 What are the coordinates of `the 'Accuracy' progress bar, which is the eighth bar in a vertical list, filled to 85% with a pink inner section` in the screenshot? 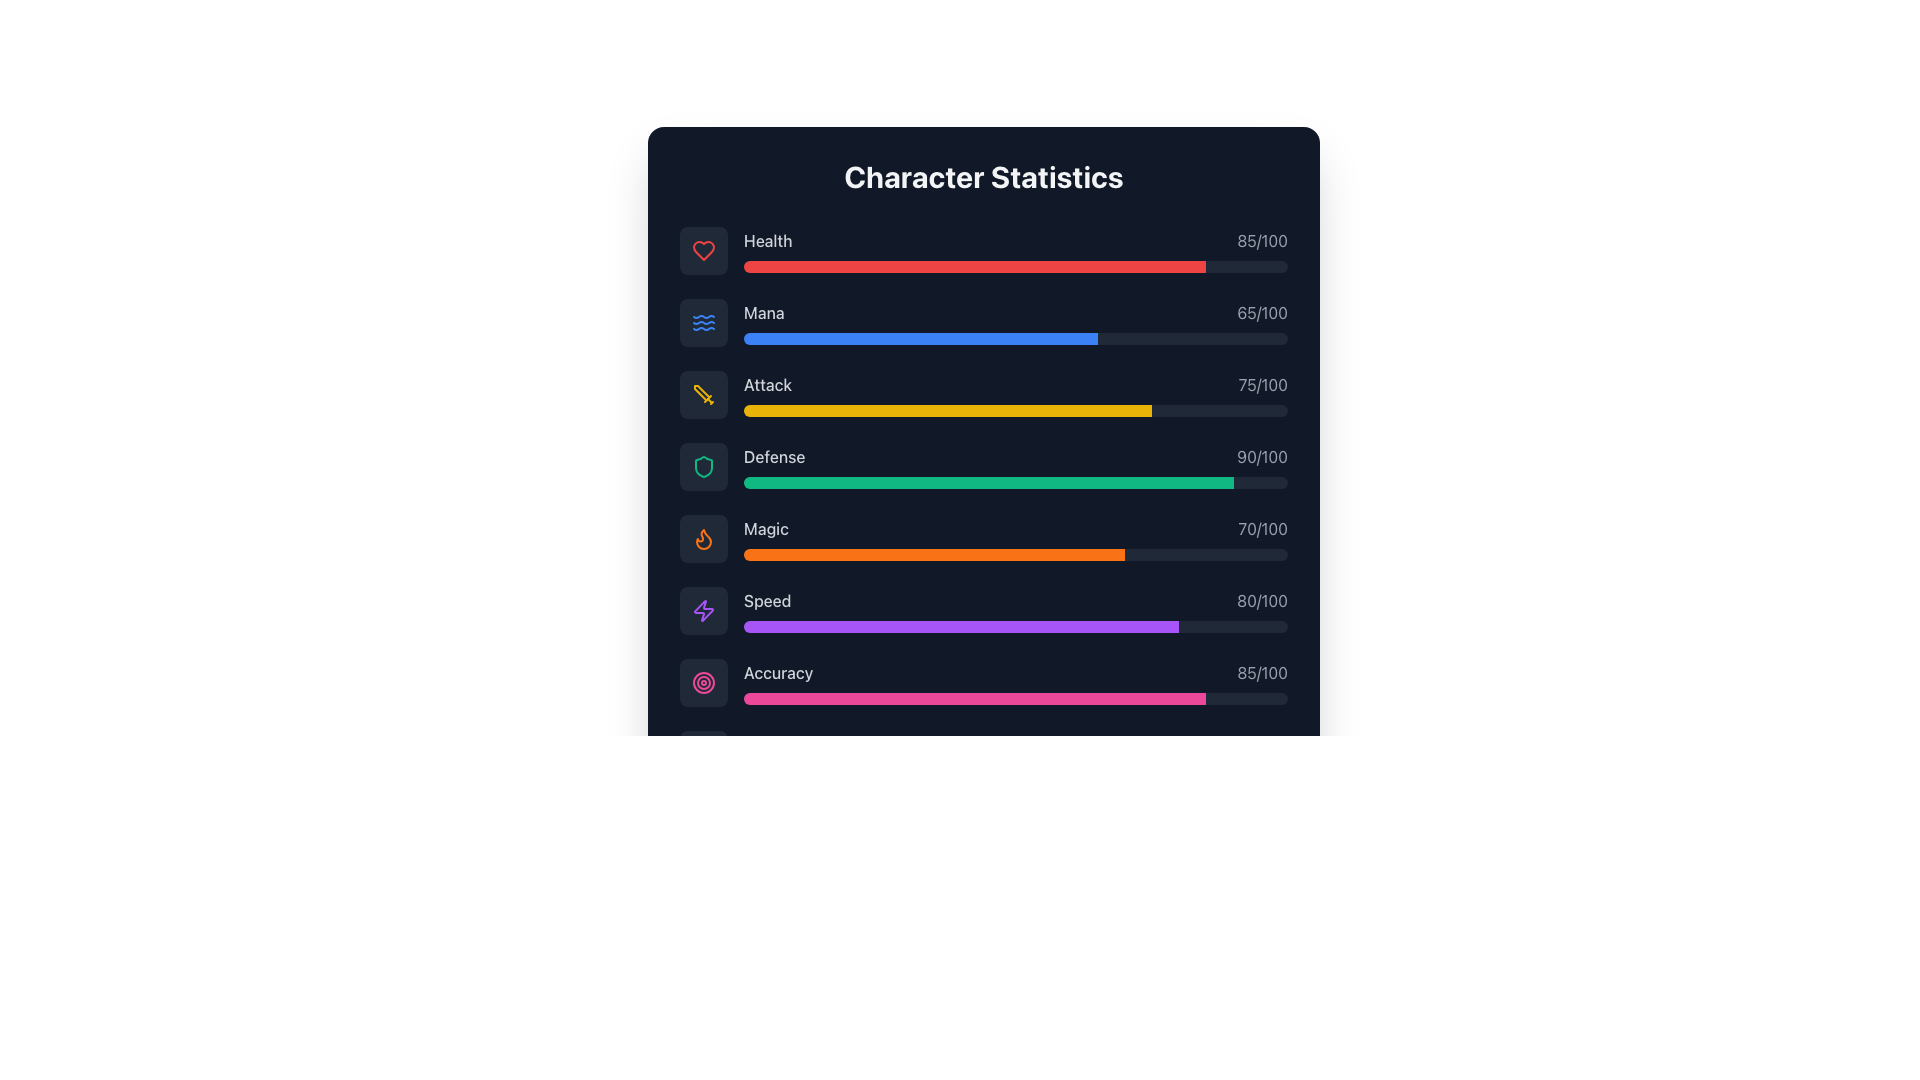 It's located at (1016, 697).